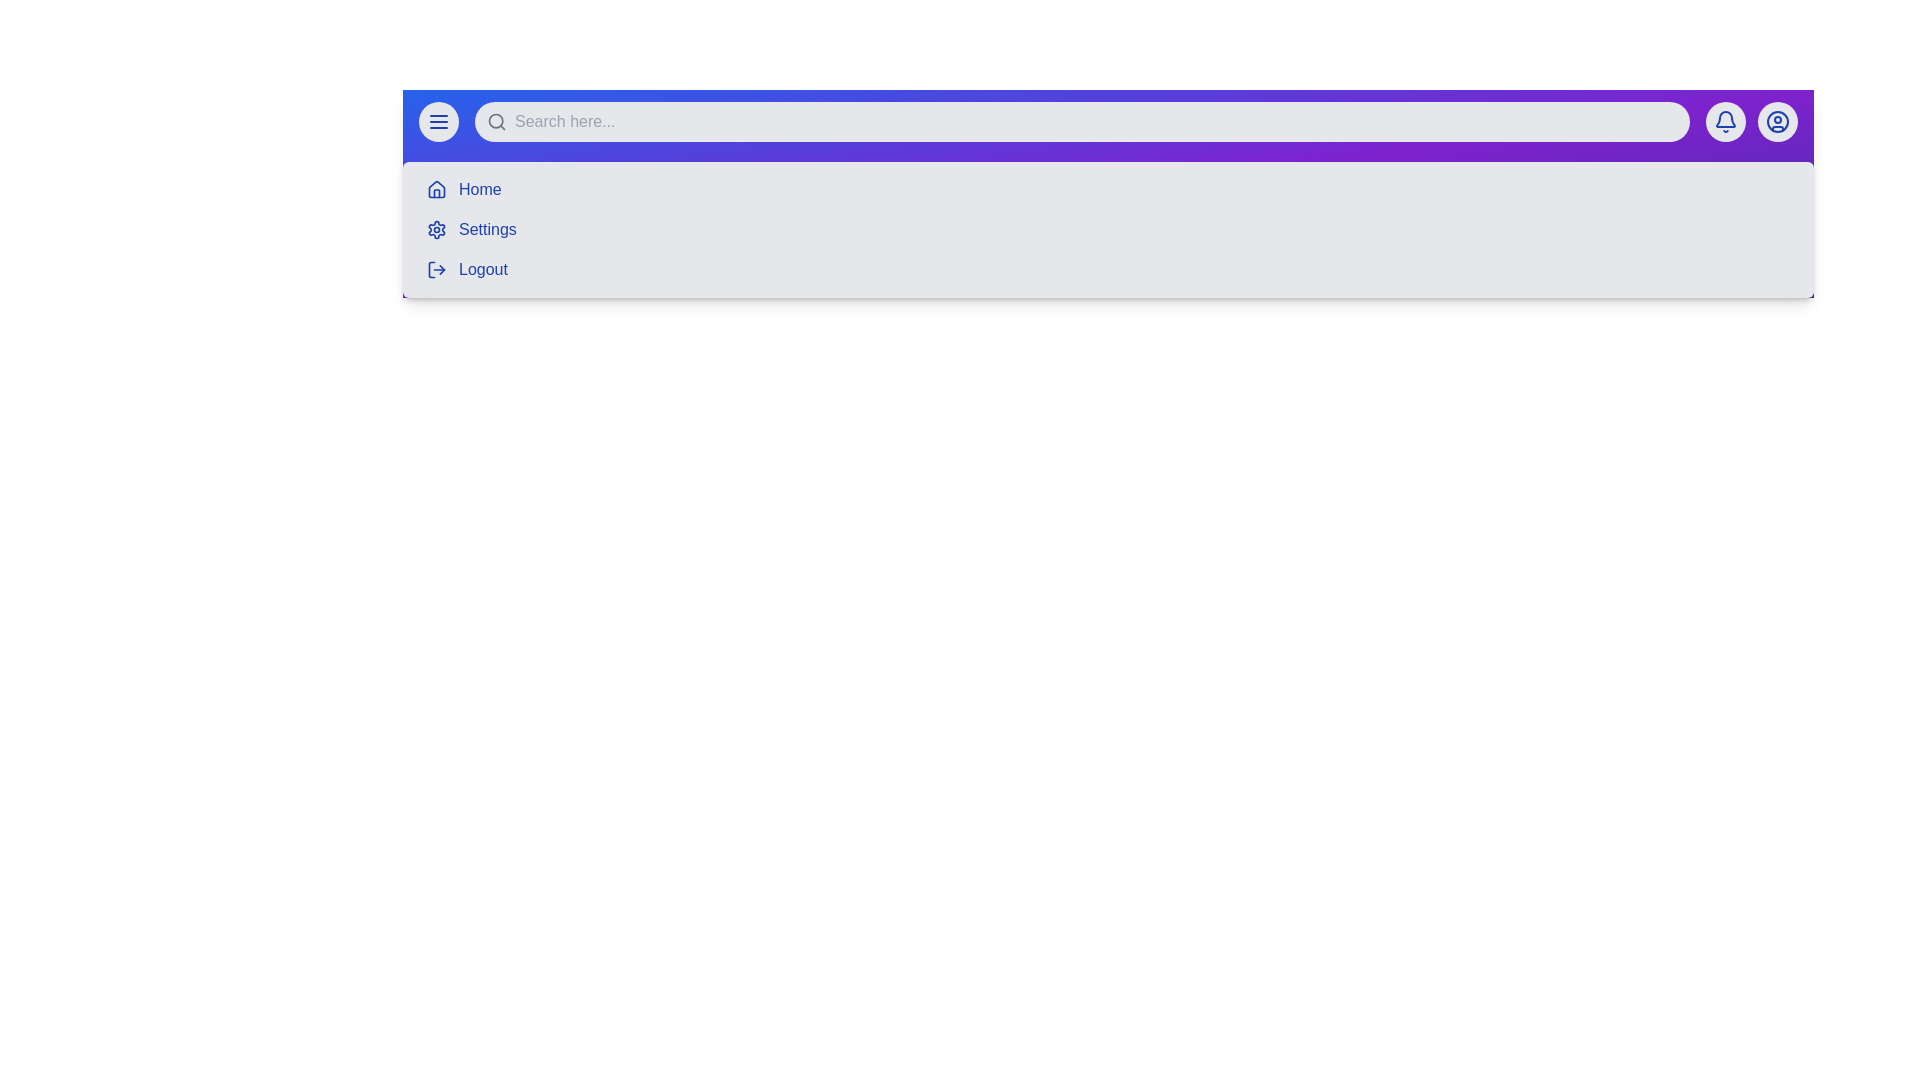  What do you see at coordinates (1080, 122) in the screenshot?
I see `the search field and type the text 'example'` at bounding box center [1080, 122].